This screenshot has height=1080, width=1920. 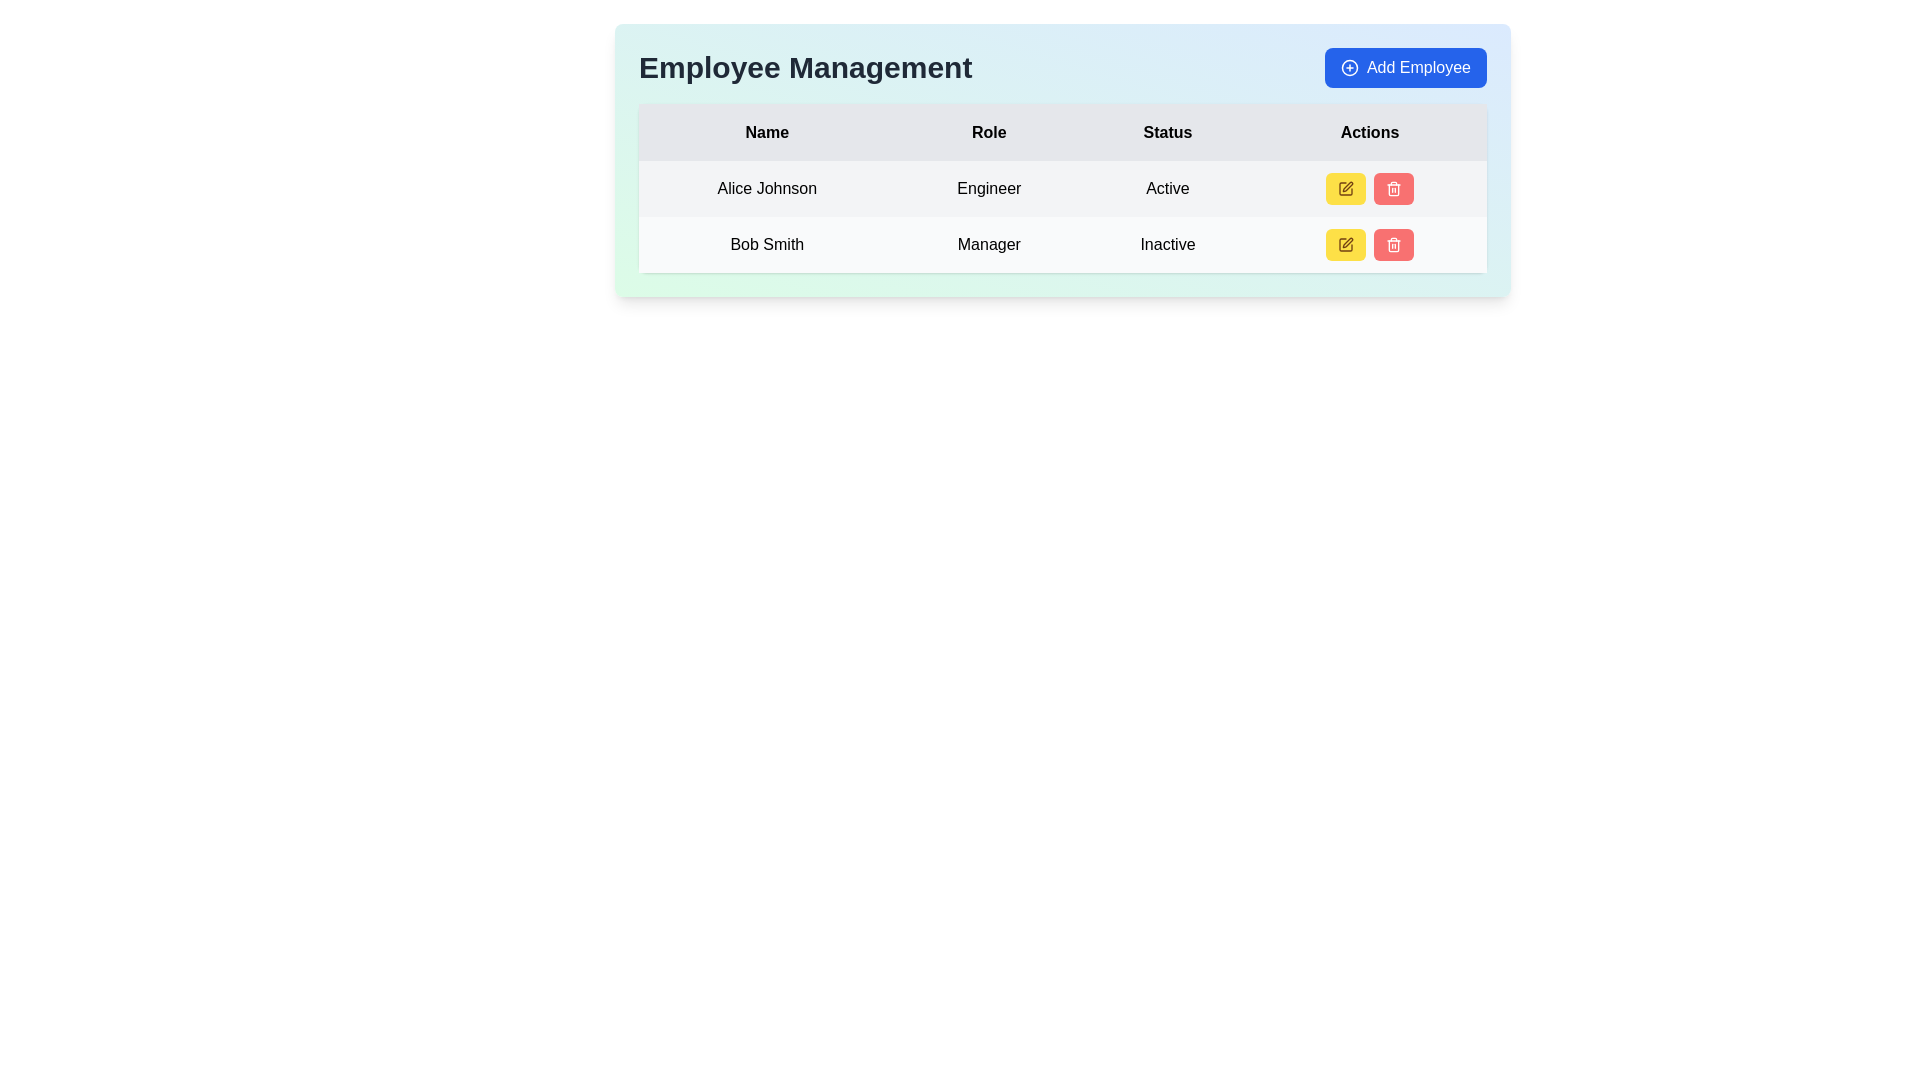 What do you see at coordinates (989, 244) in the screenshot?
I see `the text label displaying 'Manager', which is located in the second row under the 'Role' header, adjacent to 'Bob Smith' and 'Inactive'` at bounding box center [989, 244].